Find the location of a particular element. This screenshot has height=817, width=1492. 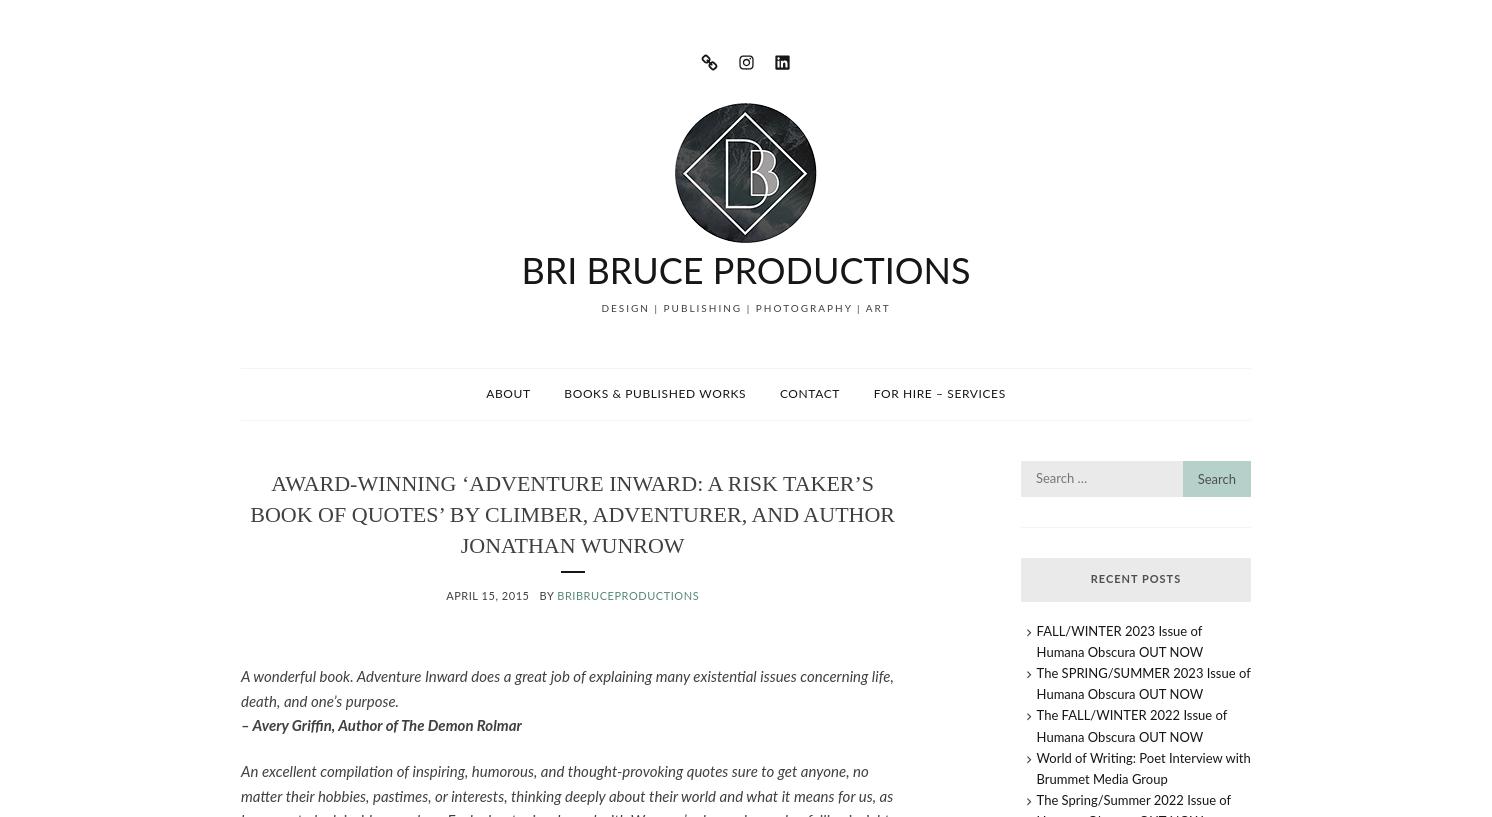

'A wonderful book. Adventure Inward does a great job of explaining many existential issues concerning life, death, and one’s purpose.' is located at coordinates (239, 688).